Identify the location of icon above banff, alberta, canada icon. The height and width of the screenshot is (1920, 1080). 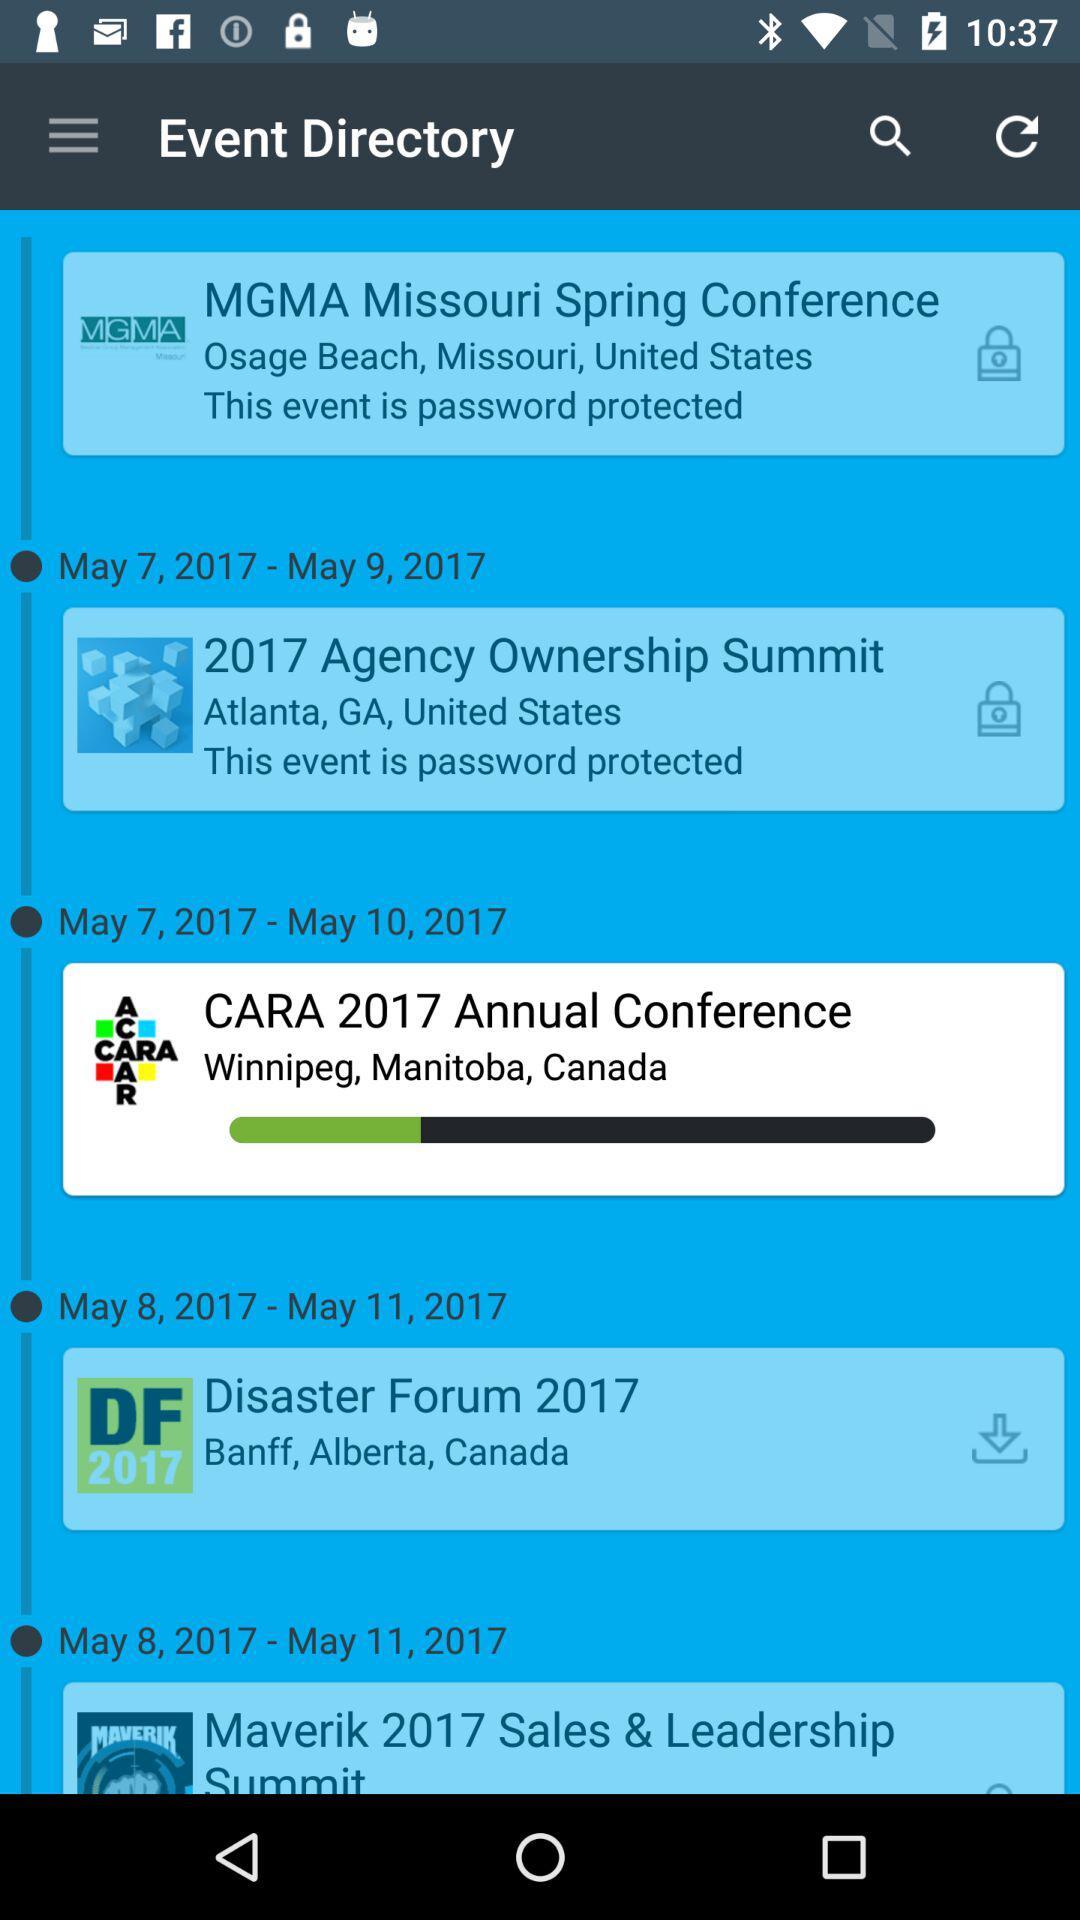
(582, 1392).